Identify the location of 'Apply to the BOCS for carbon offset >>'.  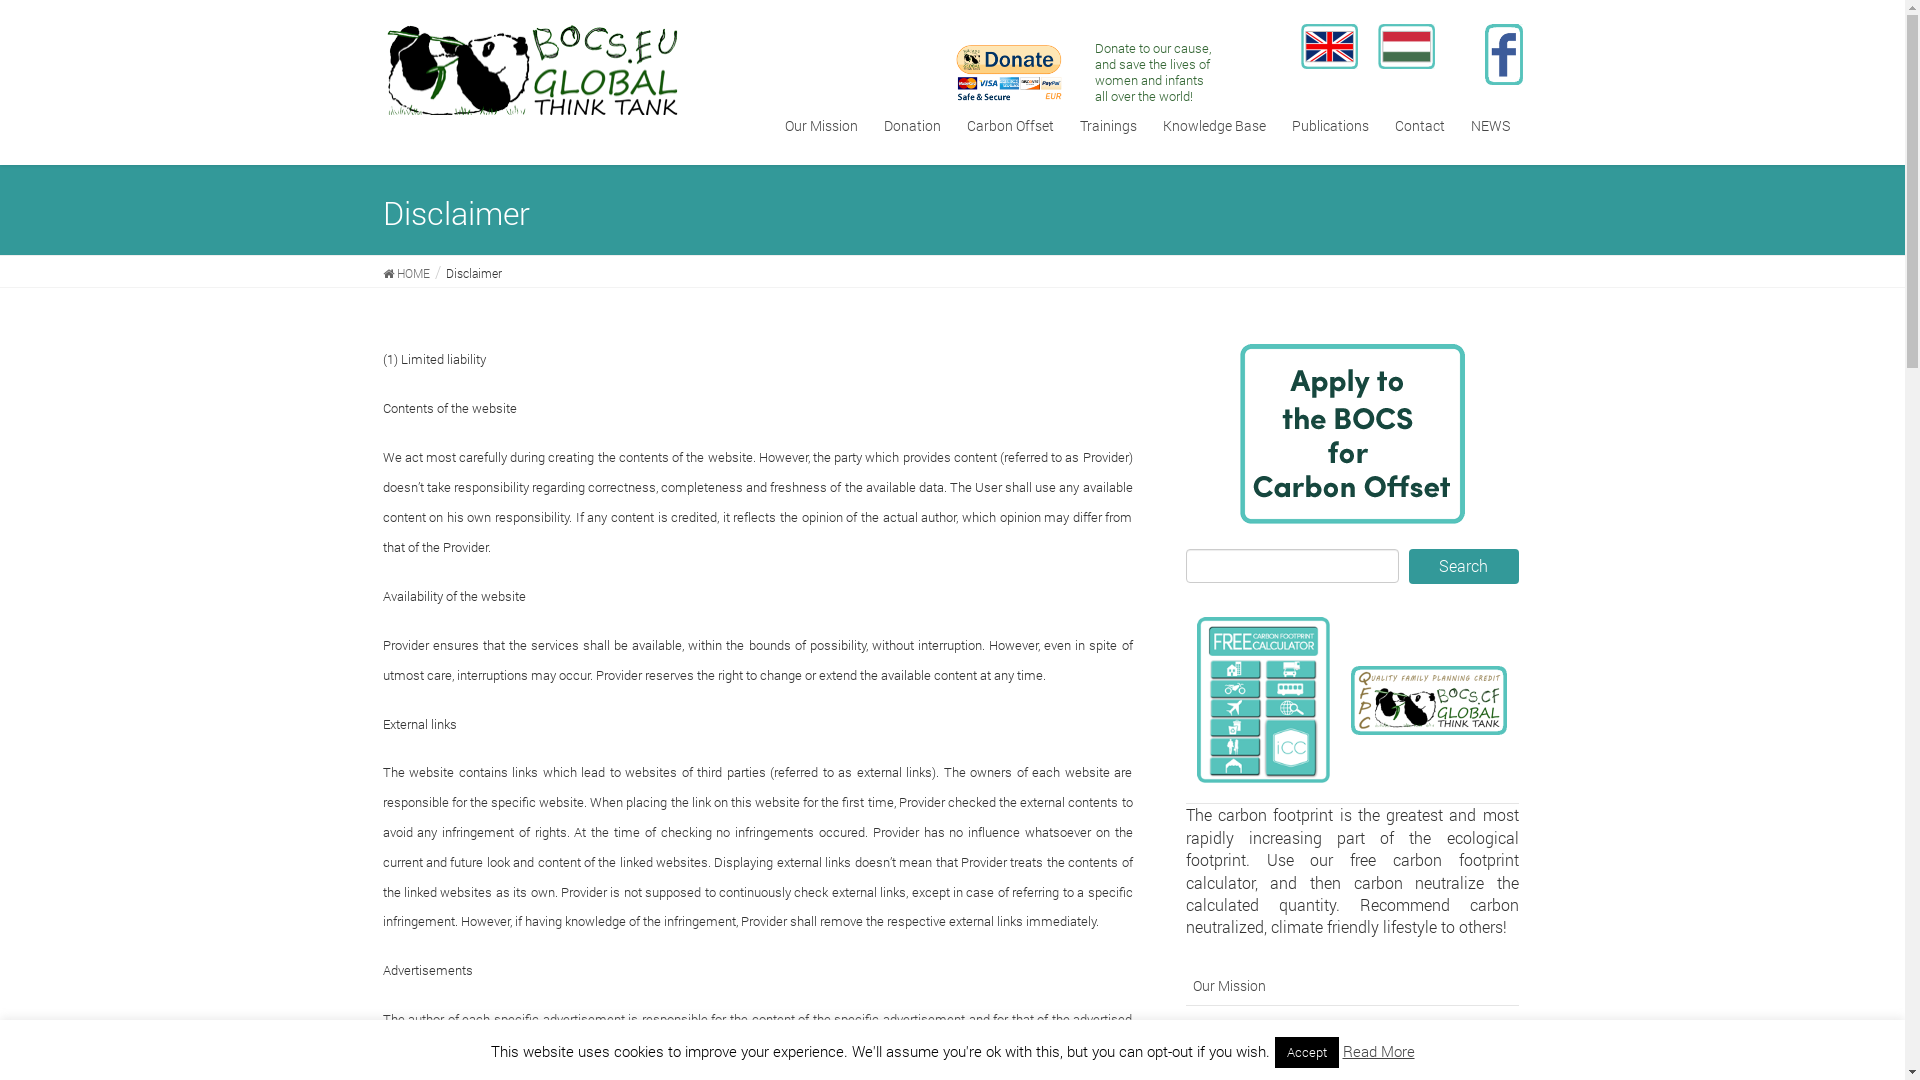
(1352, 433).